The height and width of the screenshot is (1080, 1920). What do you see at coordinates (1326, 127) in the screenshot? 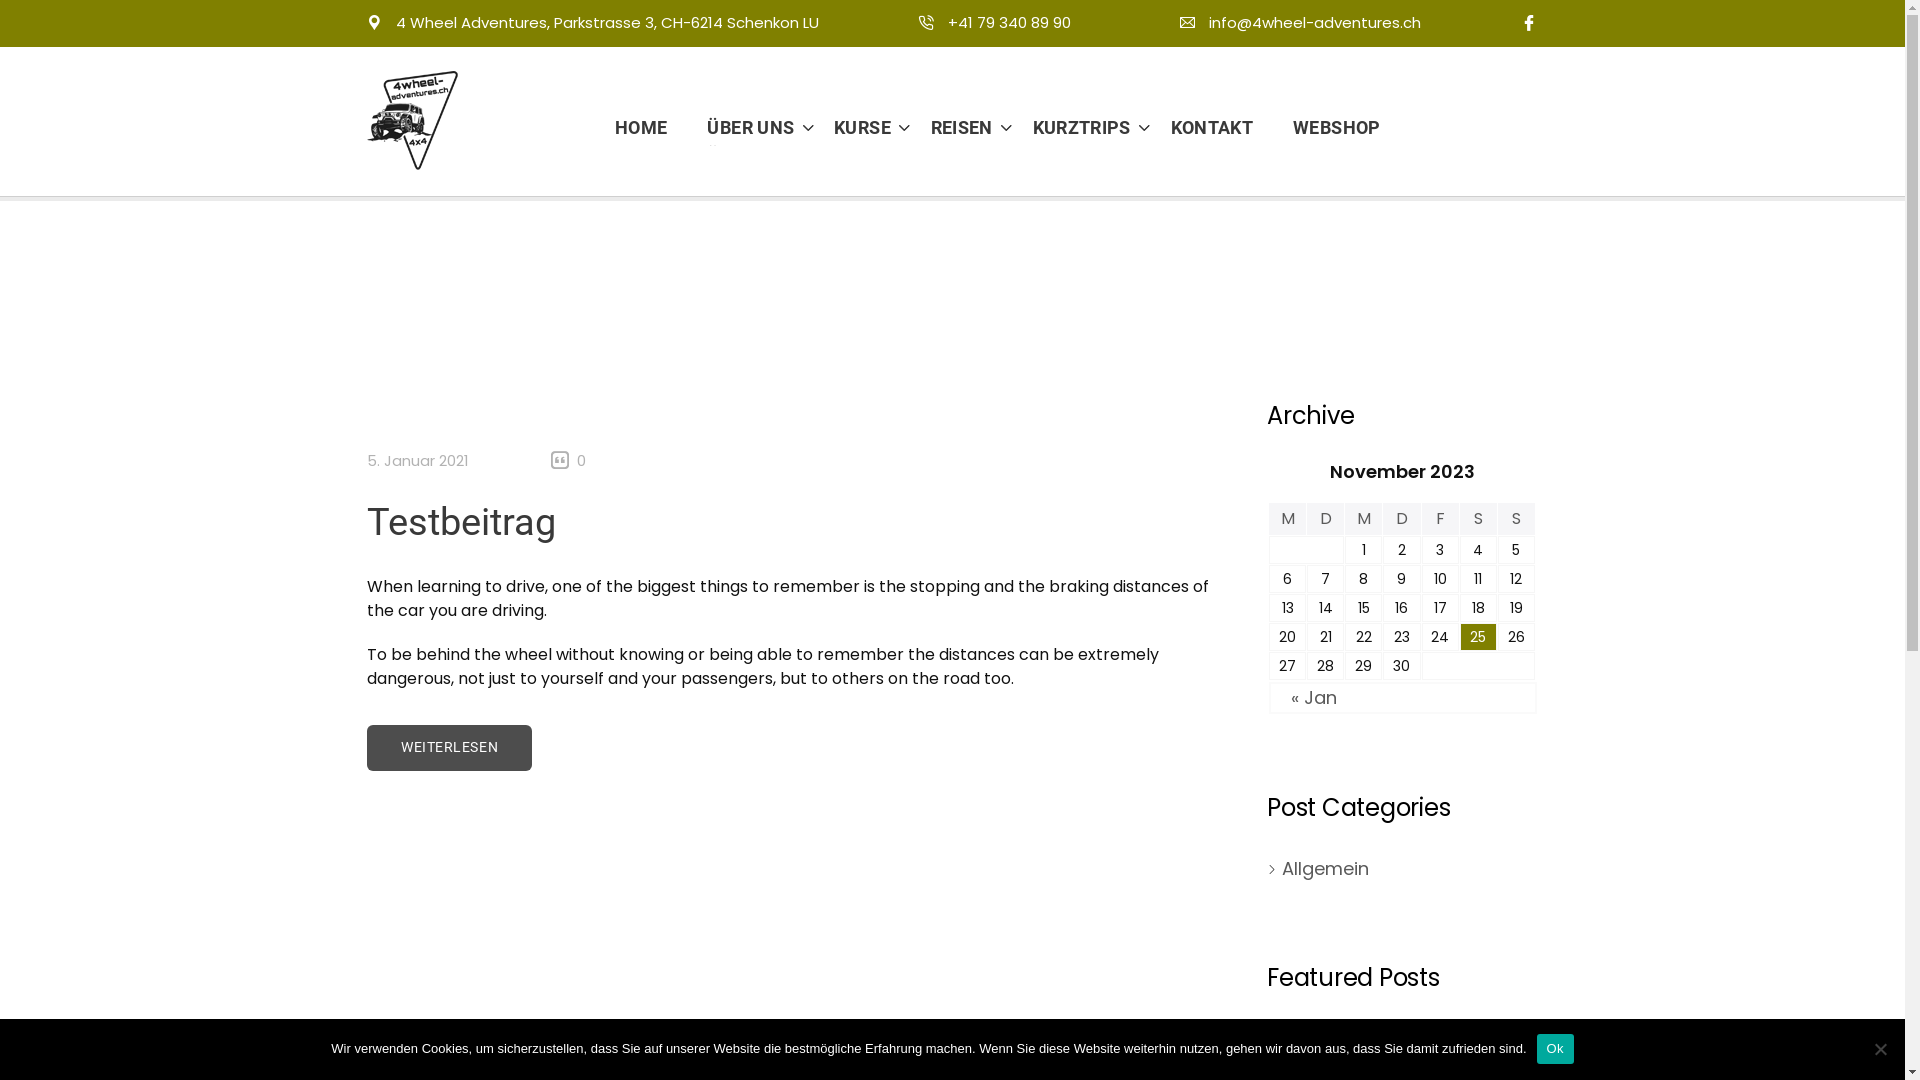
I see `'WEBSHOP'` at bounding box center [1326, 127].